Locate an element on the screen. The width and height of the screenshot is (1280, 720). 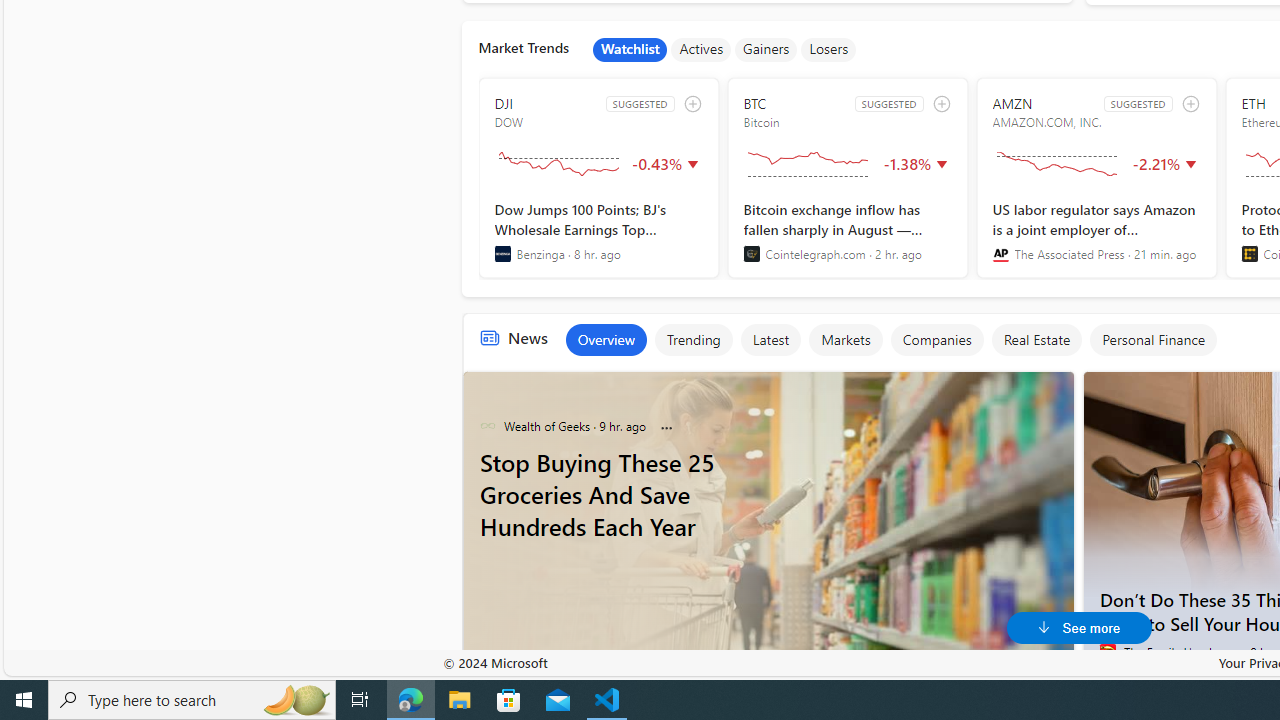
'Companies' is located at coordinates (935, 338).